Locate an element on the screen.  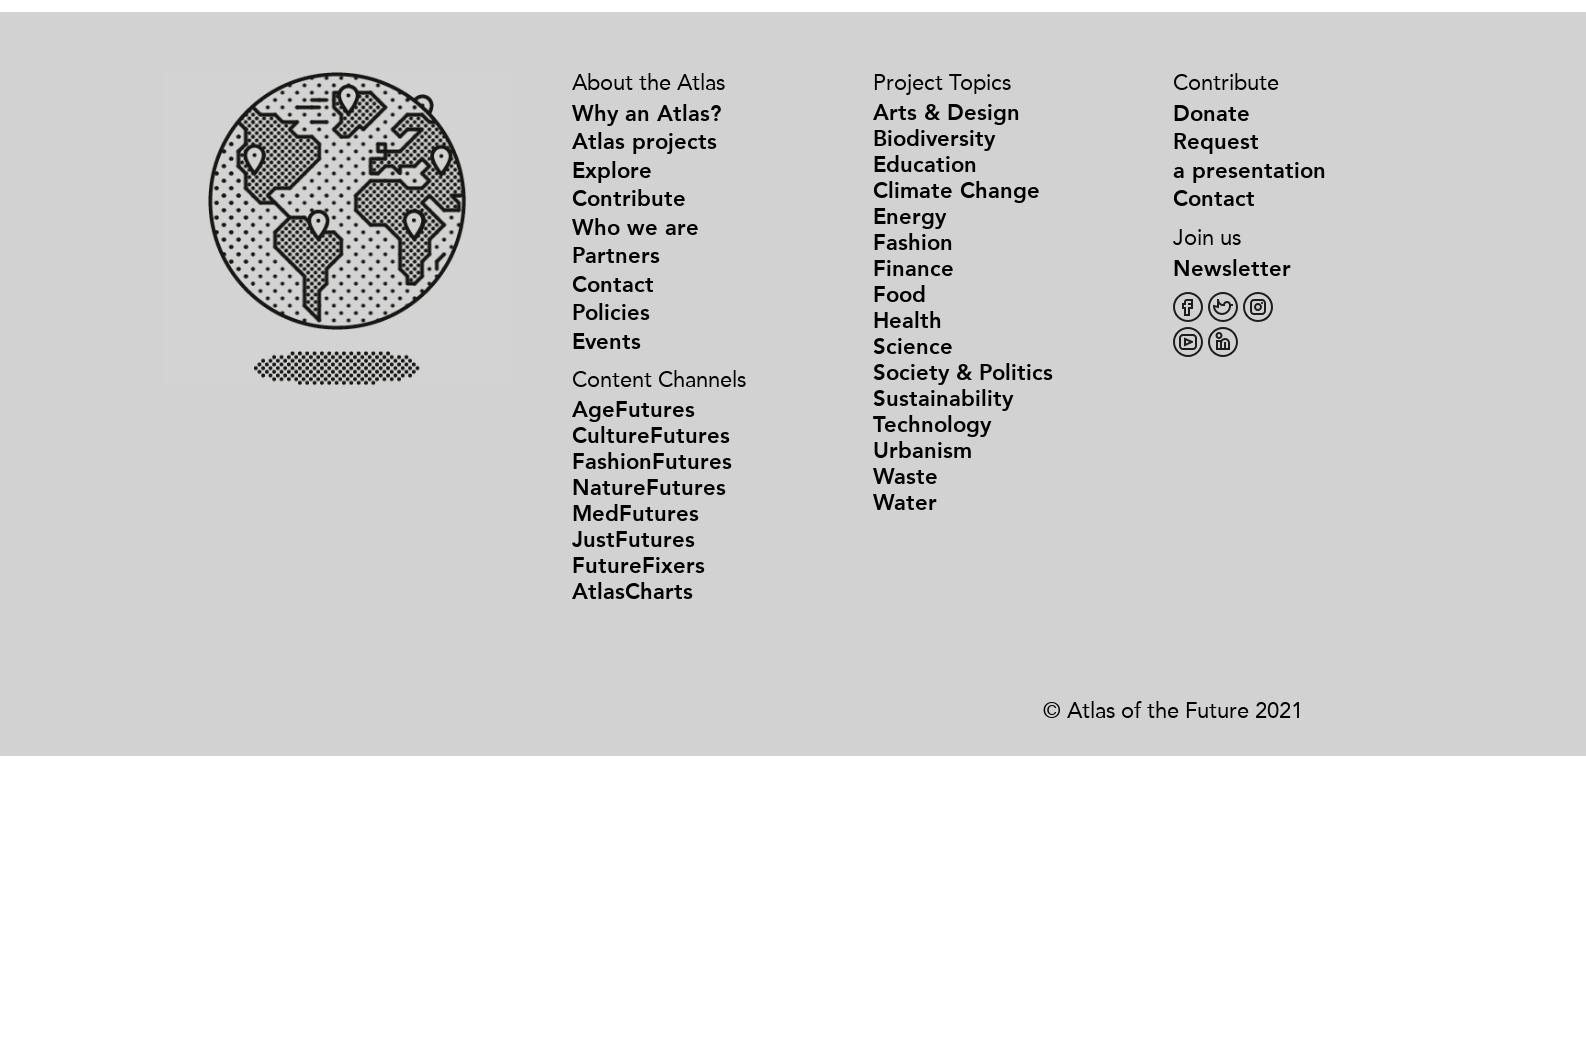
'Fashion' is located at coordinates (910, 241).